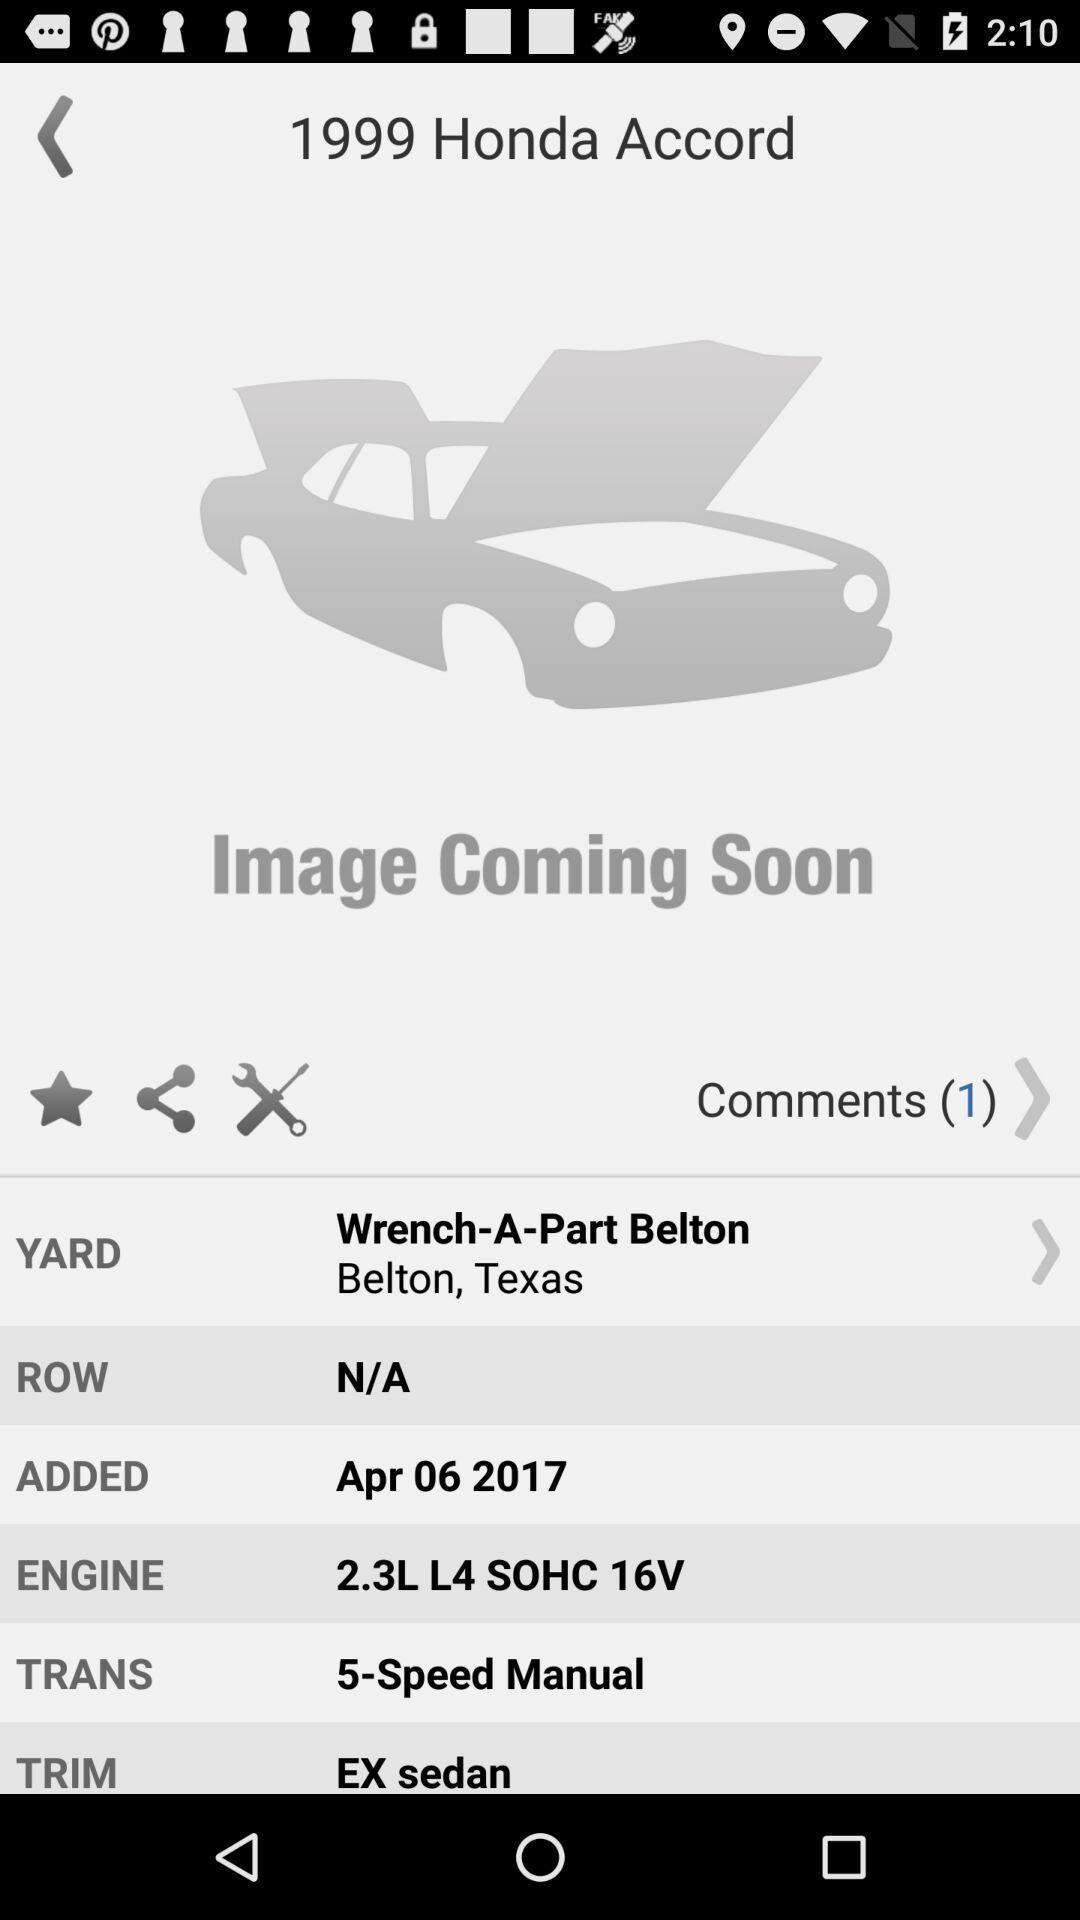 The height and width of the screenshot is (1920, 1080). I want to click on the 5-speed manual, so click(688, 1672).